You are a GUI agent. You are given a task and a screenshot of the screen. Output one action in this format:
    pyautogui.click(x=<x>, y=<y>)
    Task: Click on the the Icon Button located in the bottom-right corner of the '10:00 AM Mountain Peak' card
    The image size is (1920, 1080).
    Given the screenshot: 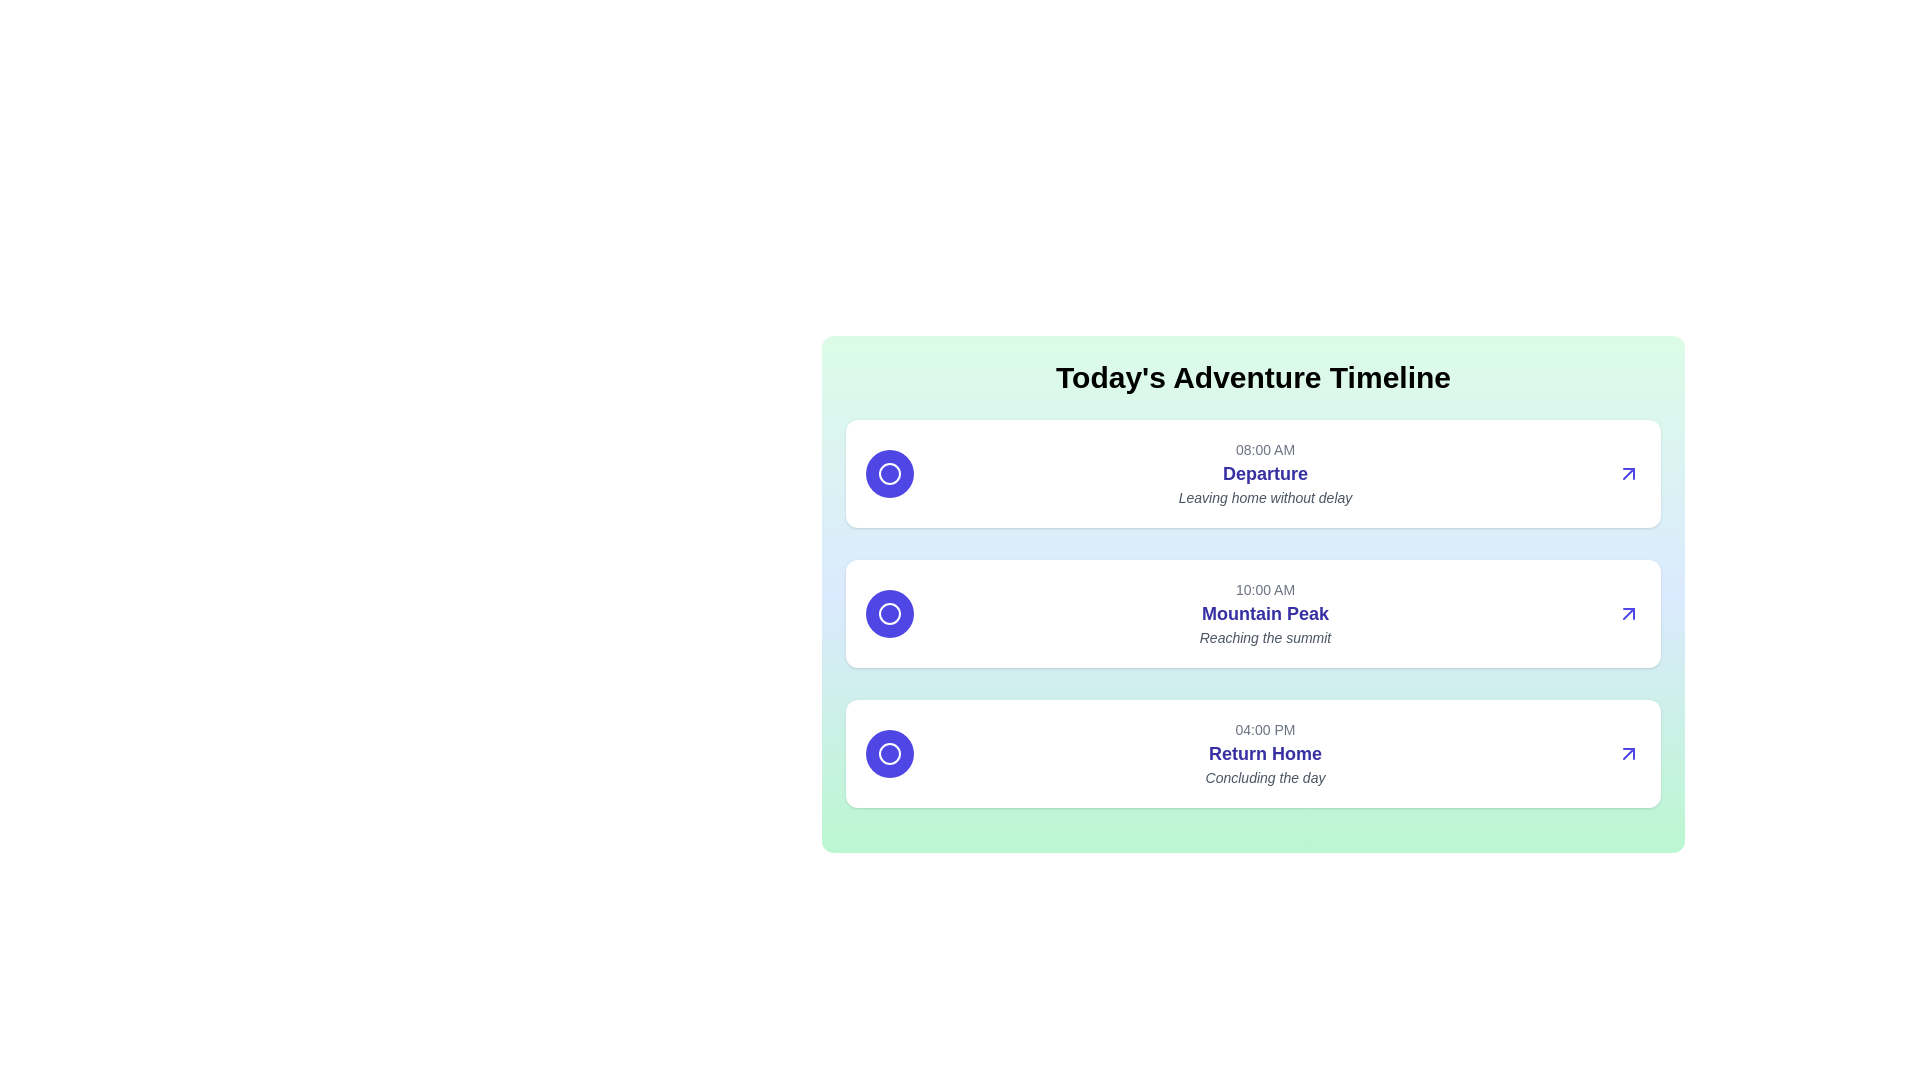 What is the action you would take?
    pyautogui.click(x=1628, y=612)
    